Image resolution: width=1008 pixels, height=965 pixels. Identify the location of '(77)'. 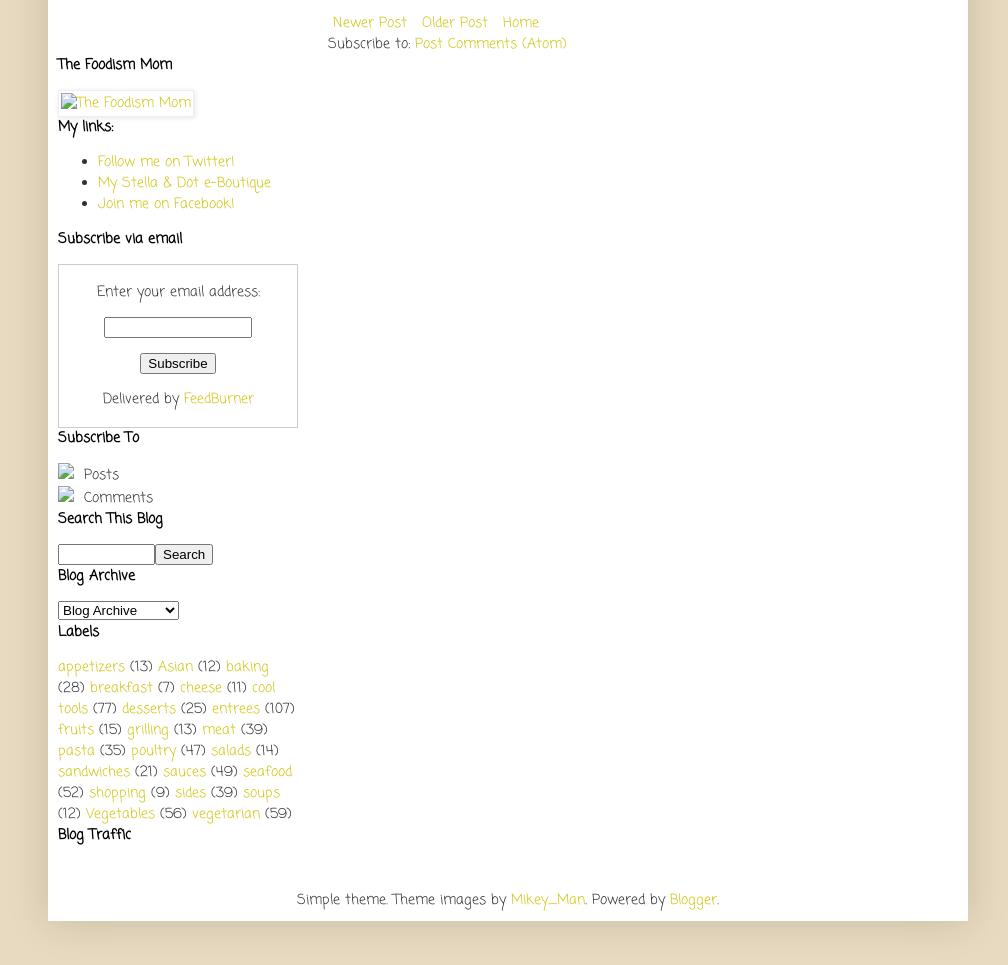
(105, 708).